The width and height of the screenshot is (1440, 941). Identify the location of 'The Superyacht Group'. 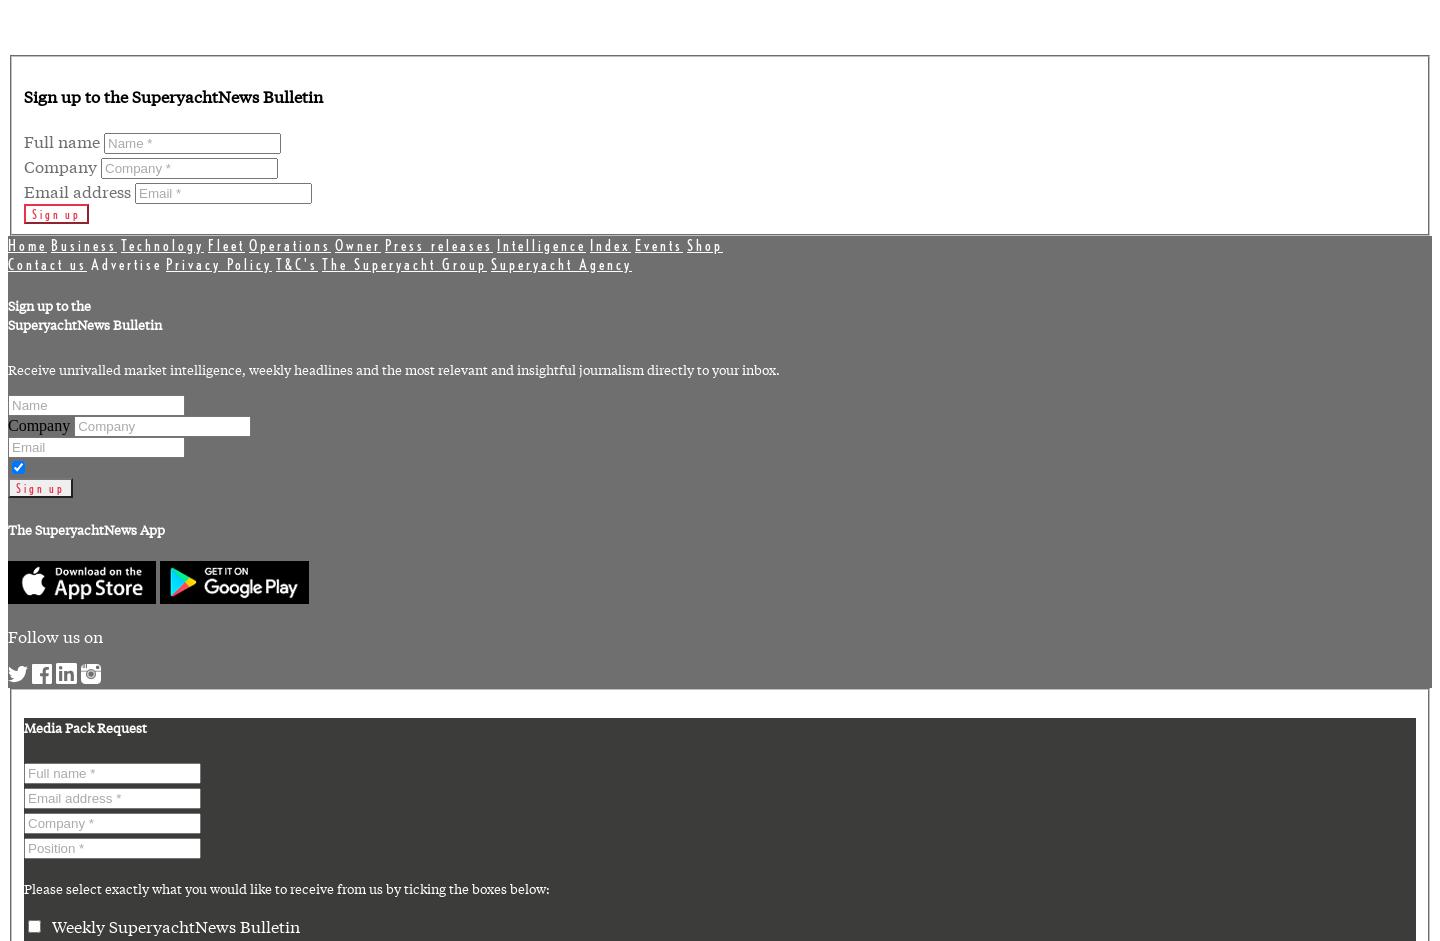
(321, 263).